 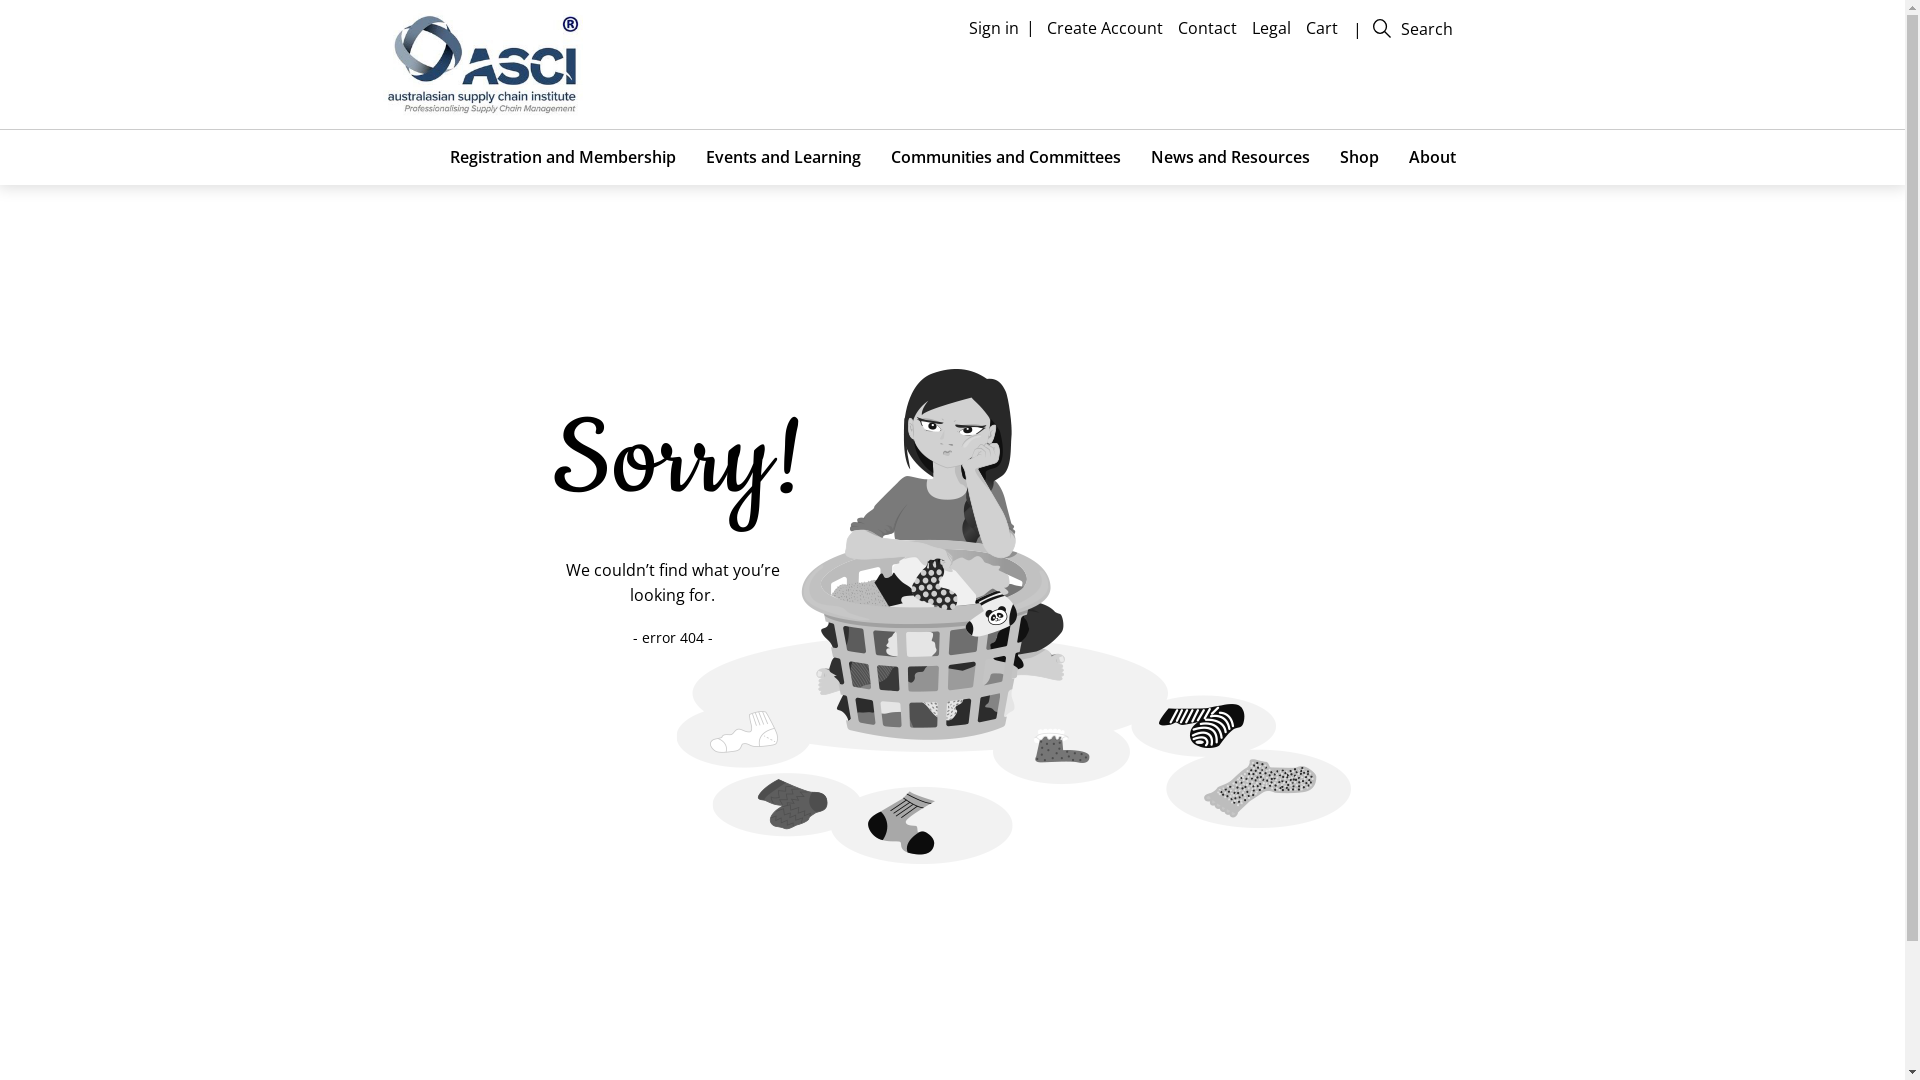 I want to click on 'Sign in', so click(x=993, y=27).